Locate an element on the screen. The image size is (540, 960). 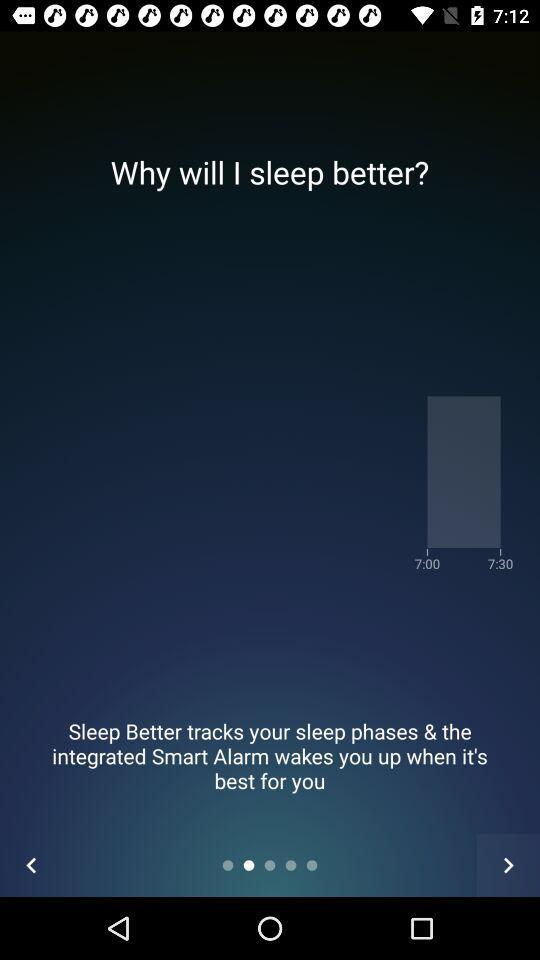
the arrow_backward icon is located at coordinates (30, 864).